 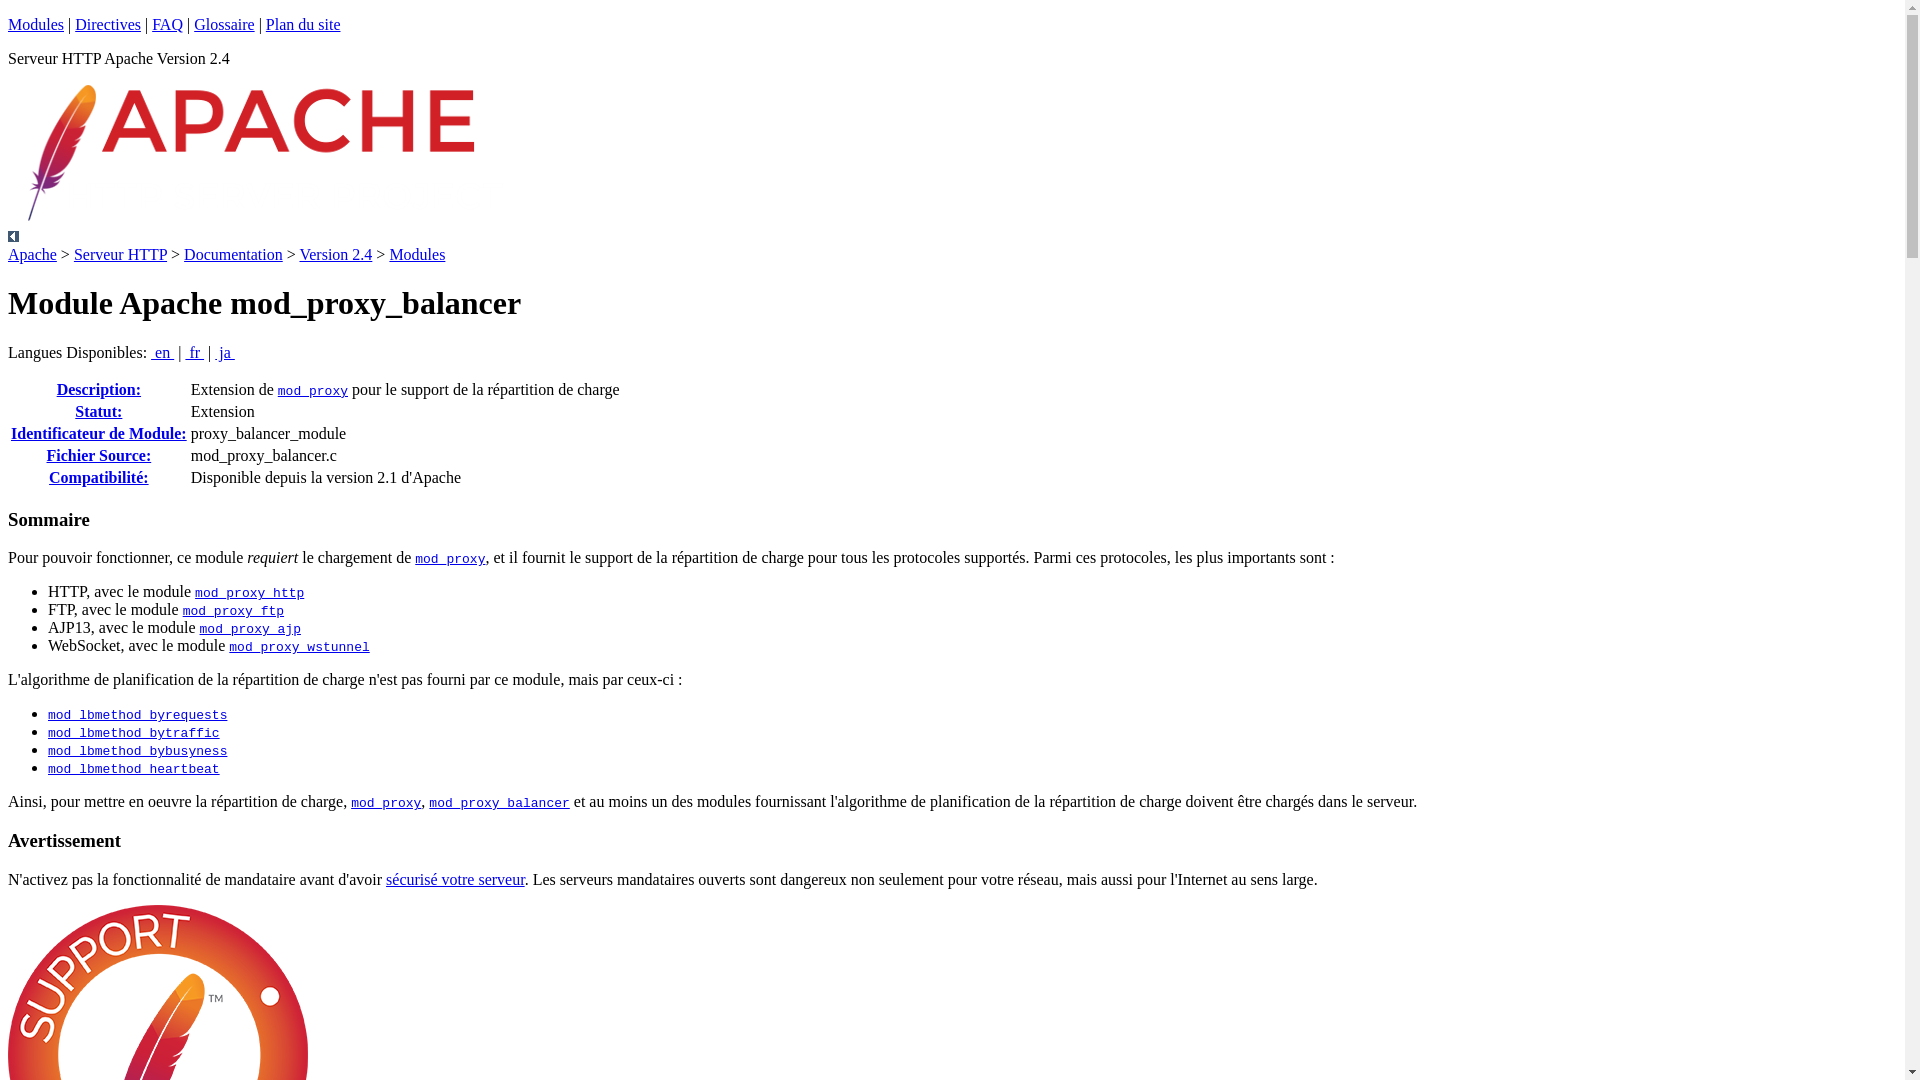 I want to click on 'Fichier Source:', so click(x=97, y=455).